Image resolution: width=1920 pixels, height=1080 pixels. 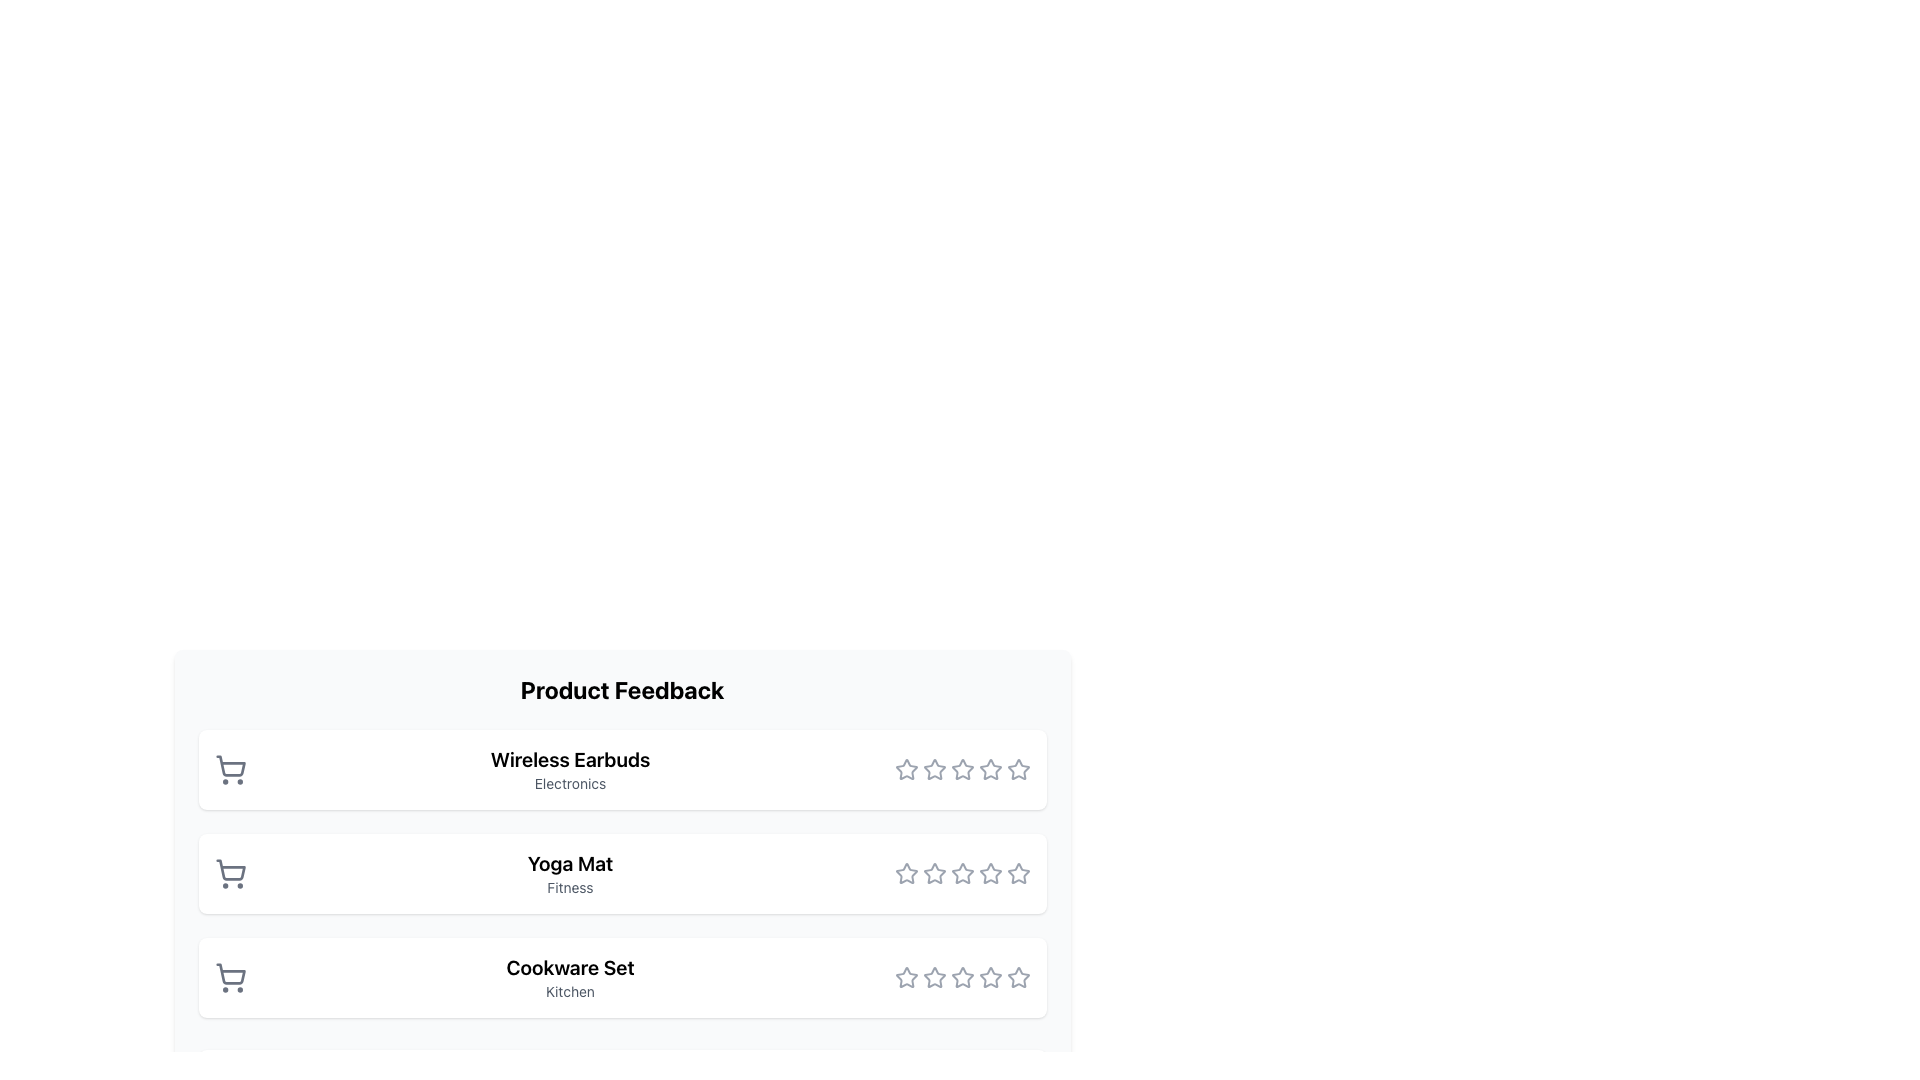 What do you see at coordinates (990, 769) in the screenshot?
I see `the fifth star icon, which is gray and hollow` at bounding box center [990, 769].